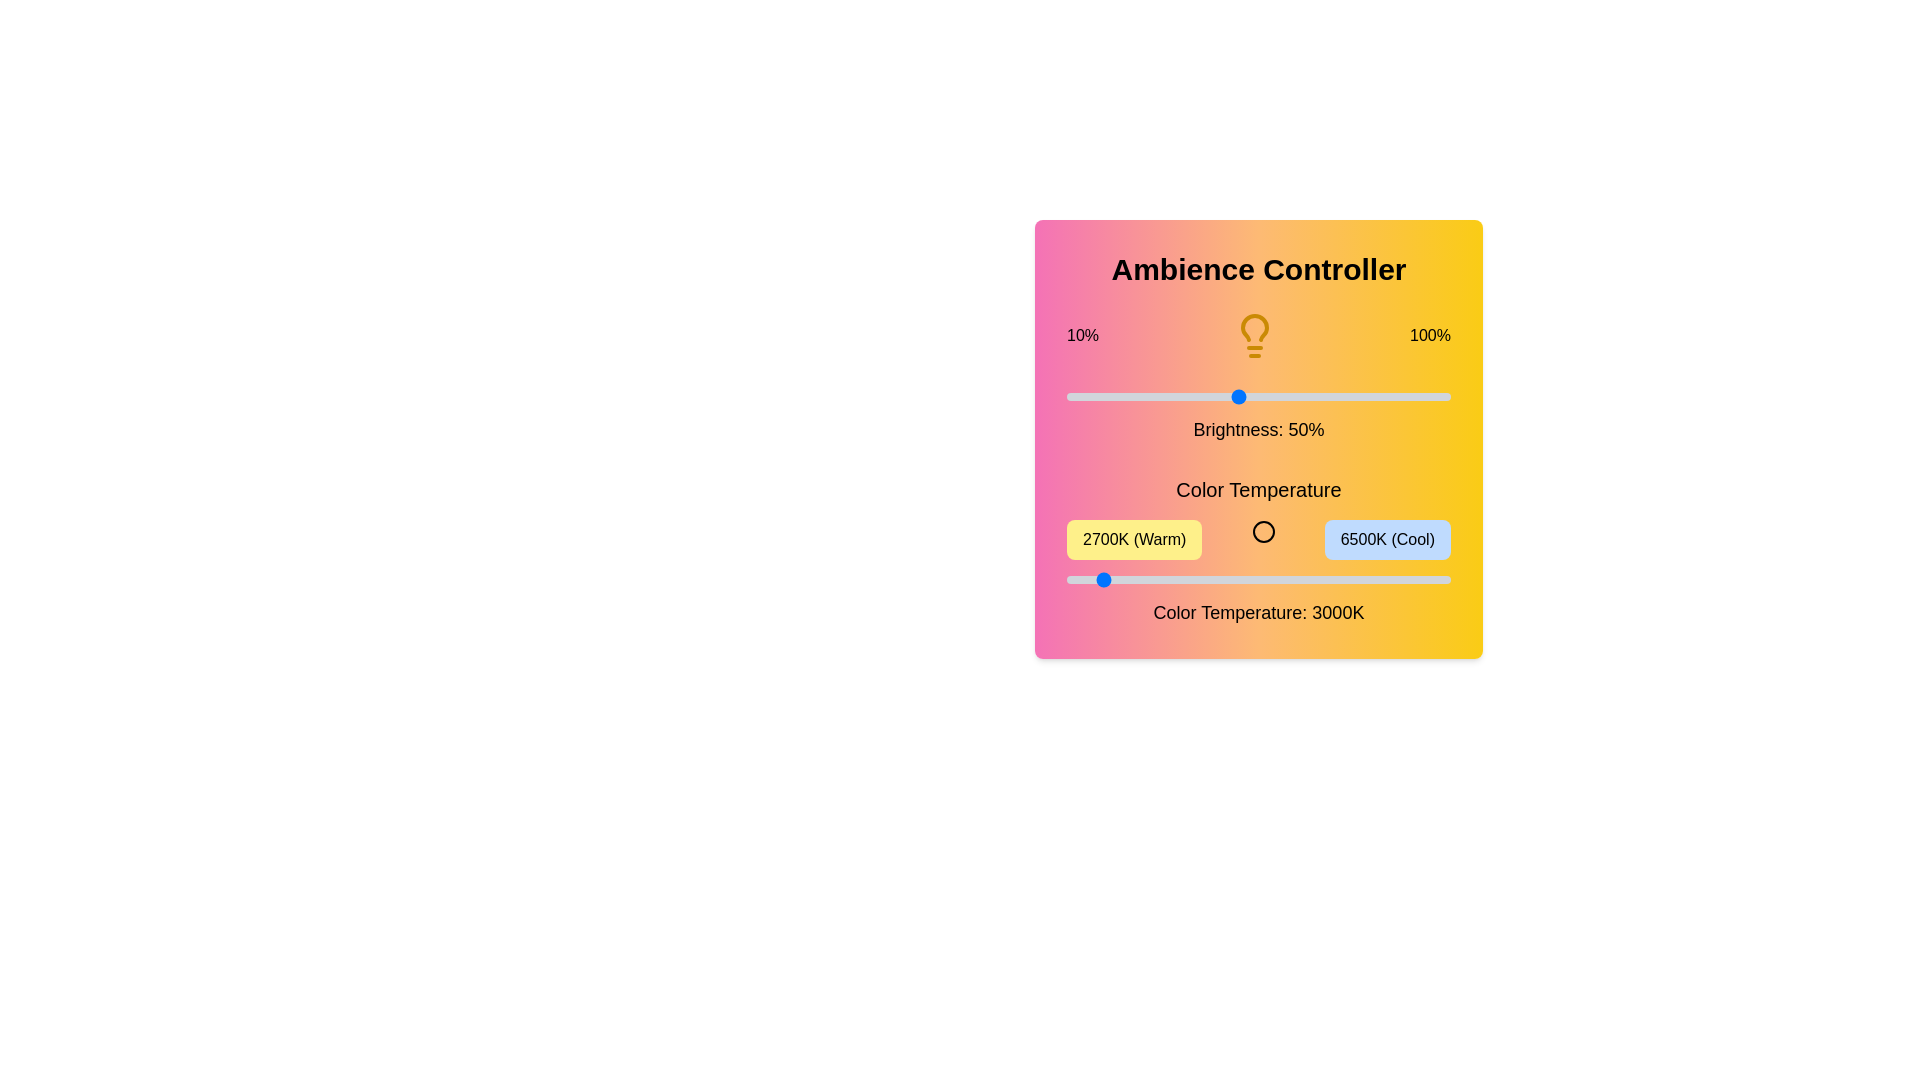  What do you see at coordinates (1210, 579) in the screenshot?
I see `the color temperature slider to 4128 K` at bounding box center [1210, 579].